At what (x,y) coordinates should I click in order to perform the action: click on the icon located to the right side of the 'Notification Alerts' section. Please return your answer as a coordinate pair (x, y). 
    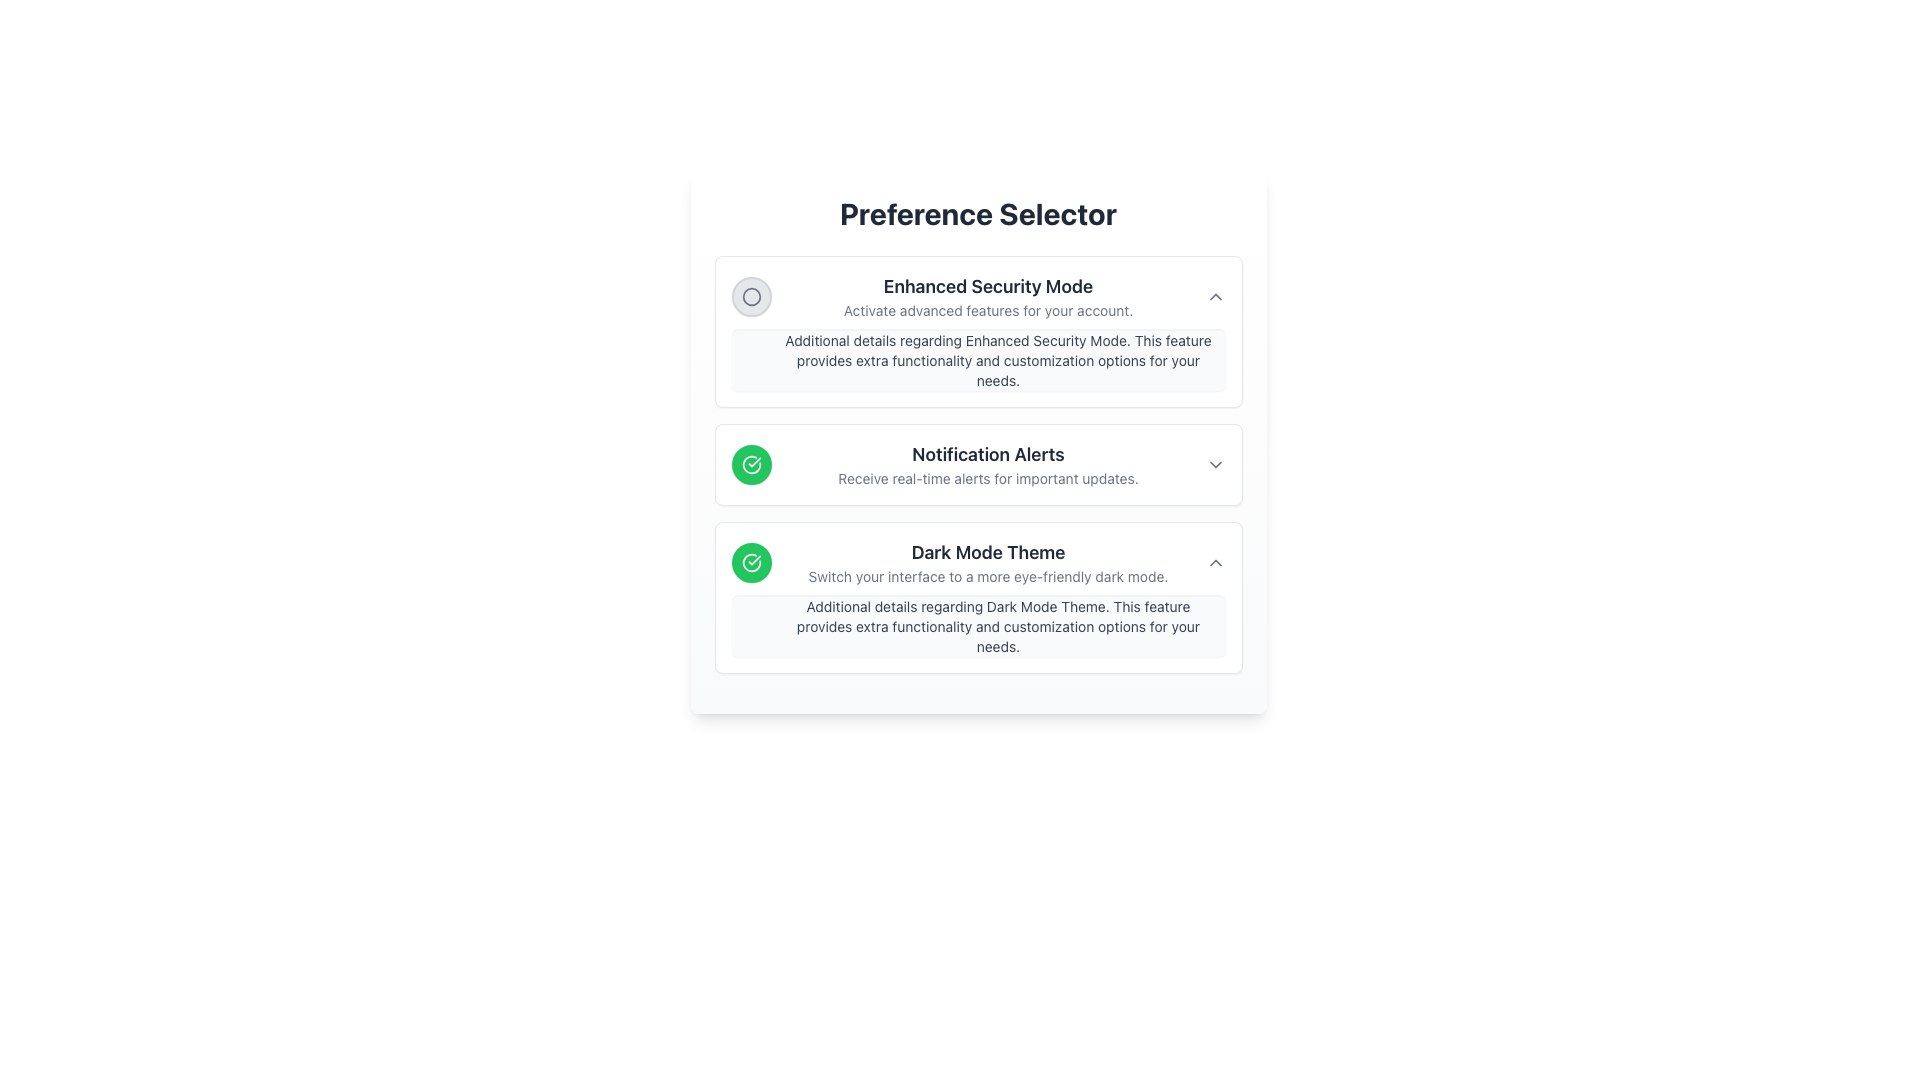
    Looking at the image, I should click on (1214, 465).